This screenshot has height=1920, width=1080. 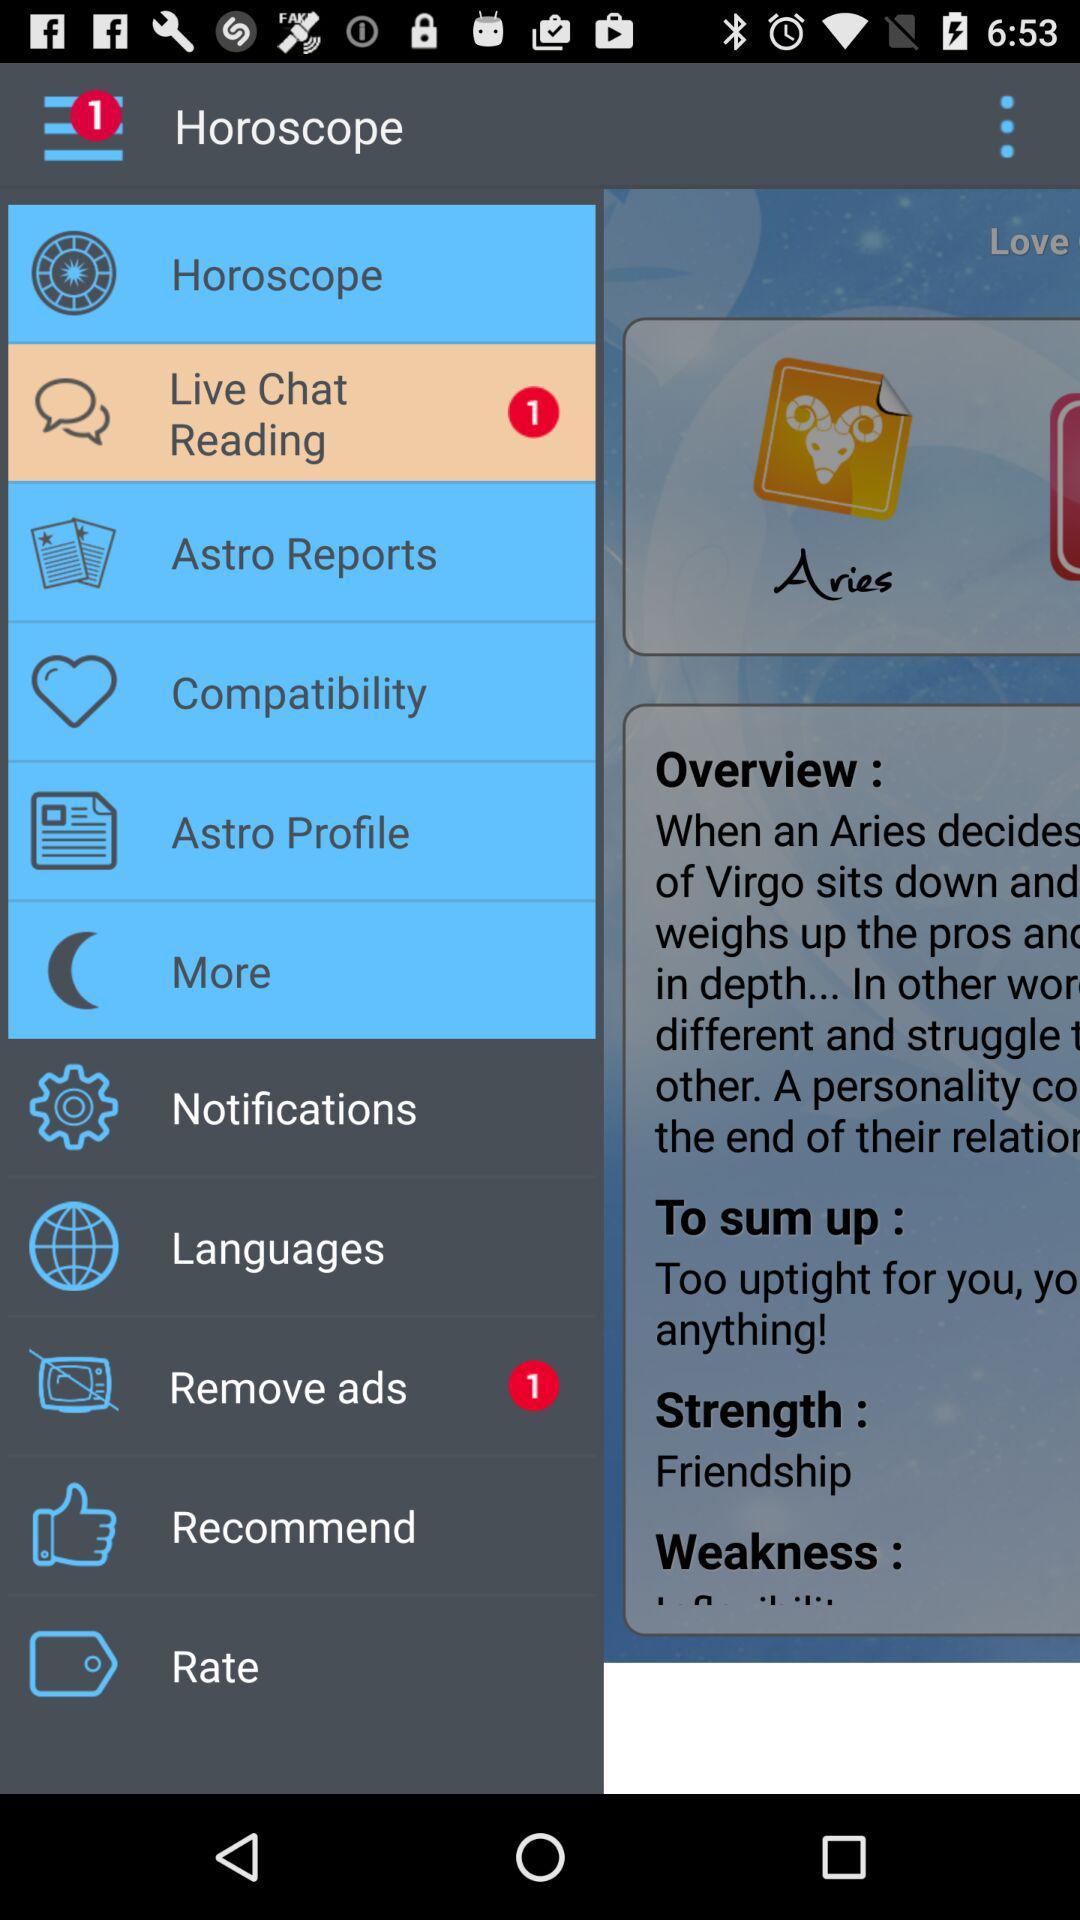 I want to click on option, so click(x=1006, y=124).